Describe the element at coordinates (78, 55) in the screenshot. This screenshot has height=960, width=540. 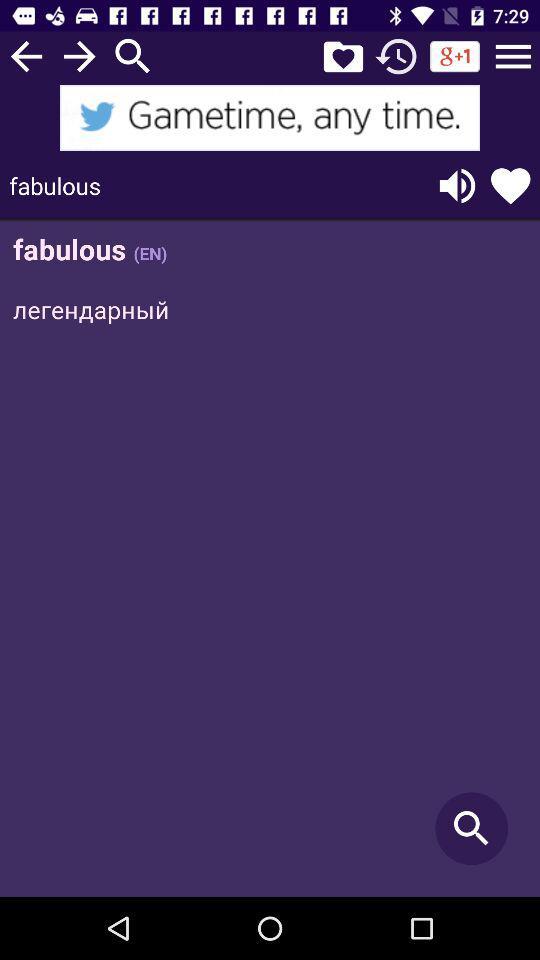
I see `go forward option` at that location.